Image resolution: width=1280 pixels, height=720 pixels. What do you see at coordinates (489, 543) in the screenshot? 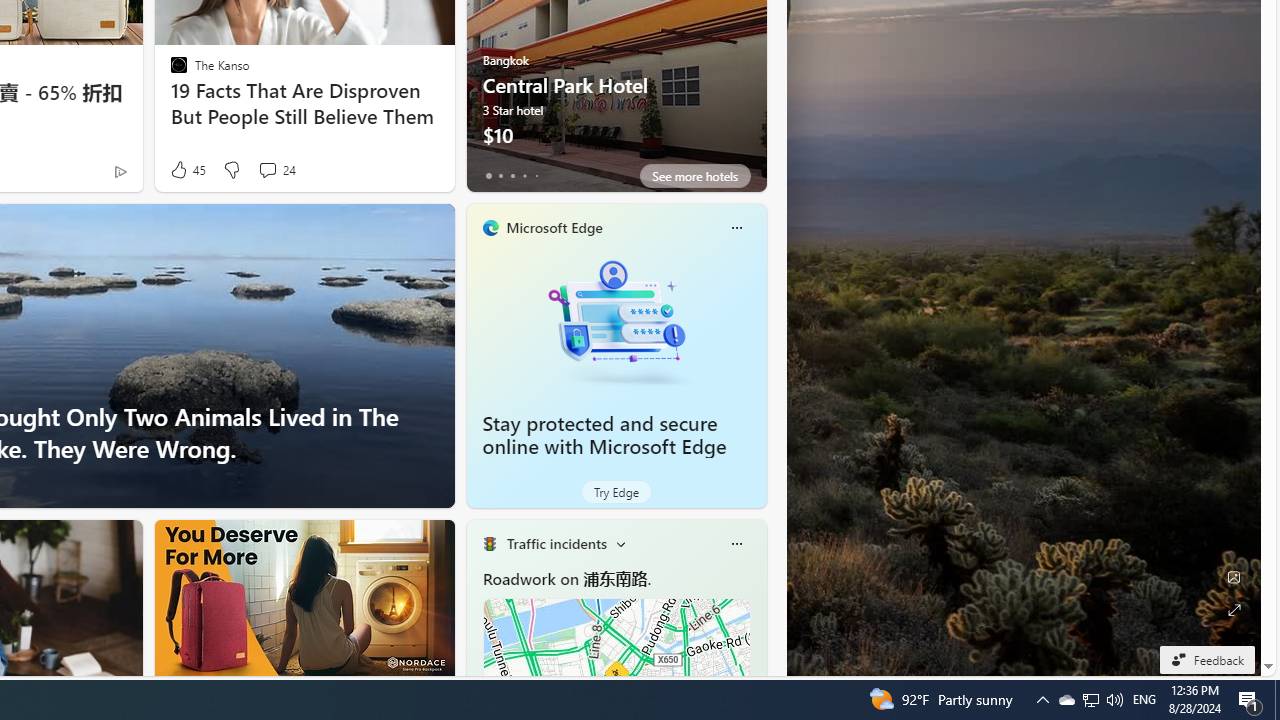
I see `'Traffic Title Traffic Light'` at bounding box center [489, 543].